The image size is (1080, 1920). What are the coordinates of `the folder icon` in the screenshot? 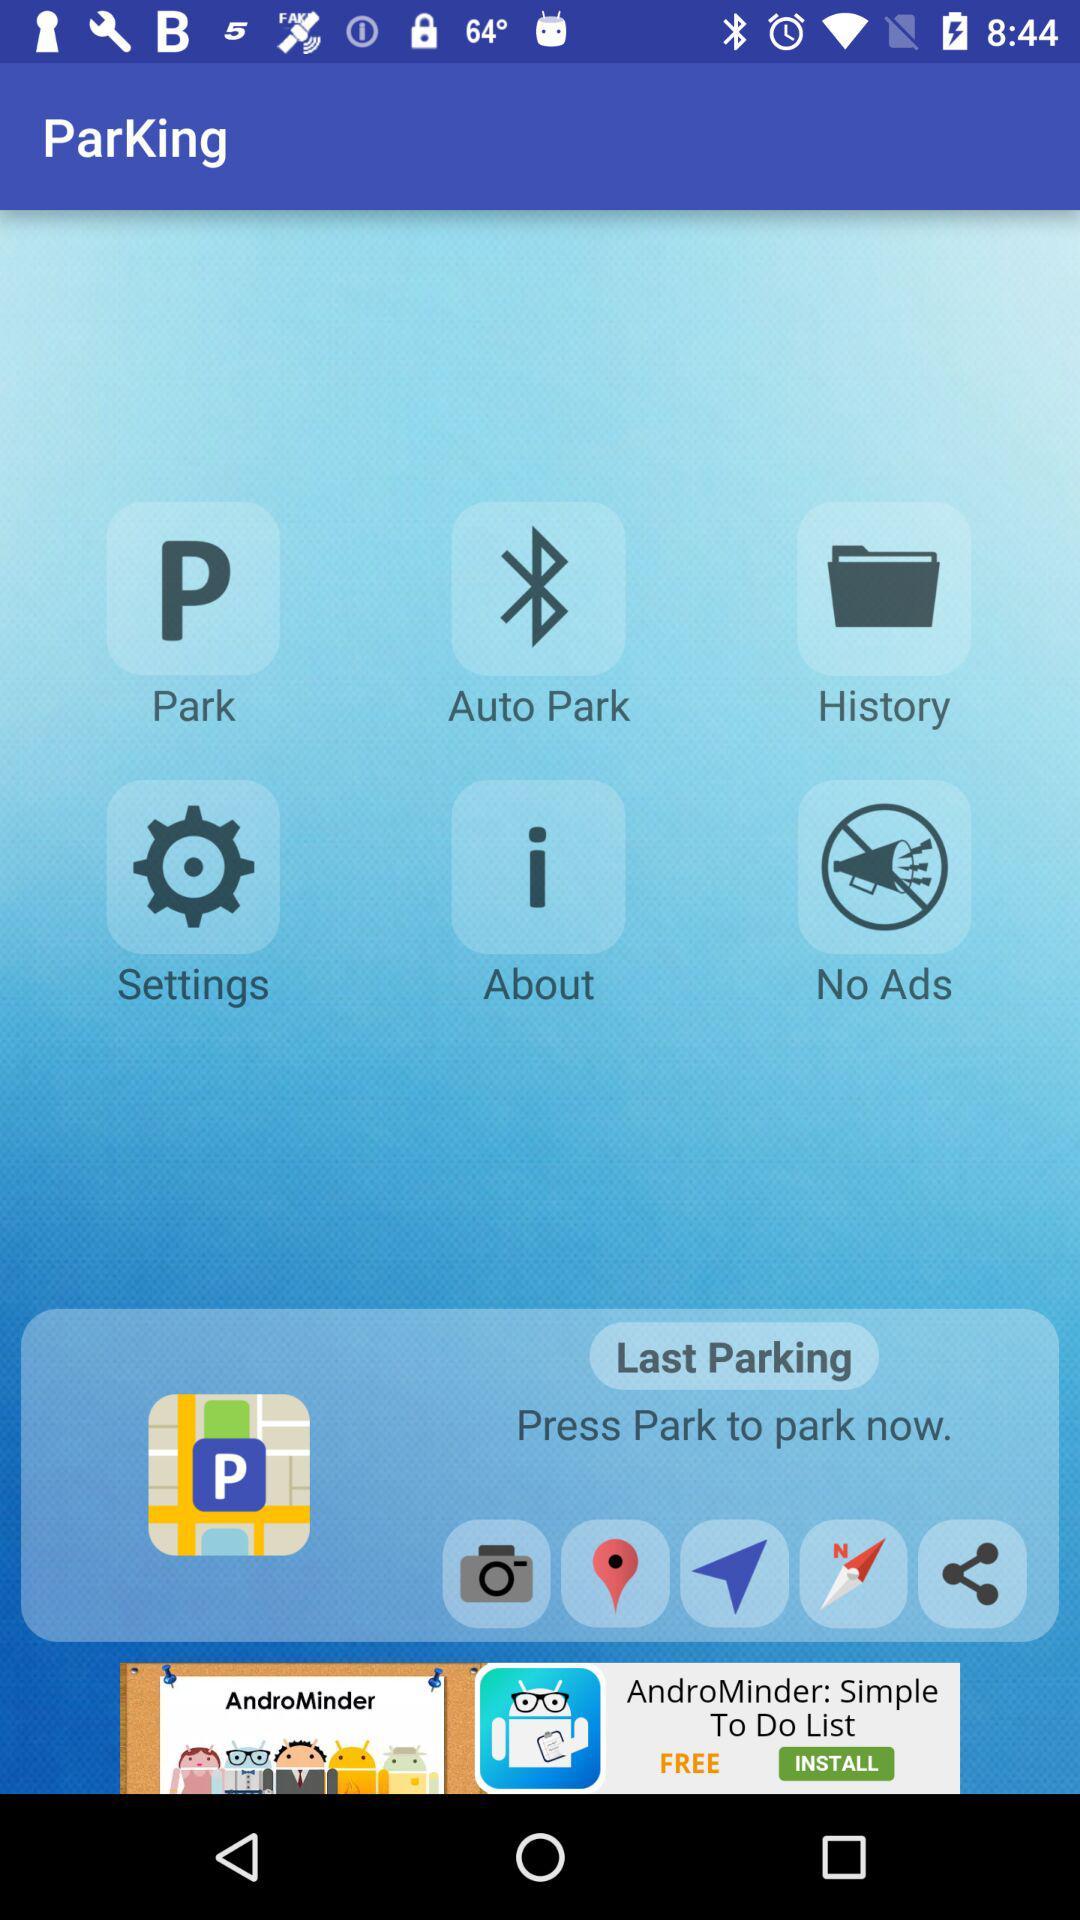 It's located at (883, 587).